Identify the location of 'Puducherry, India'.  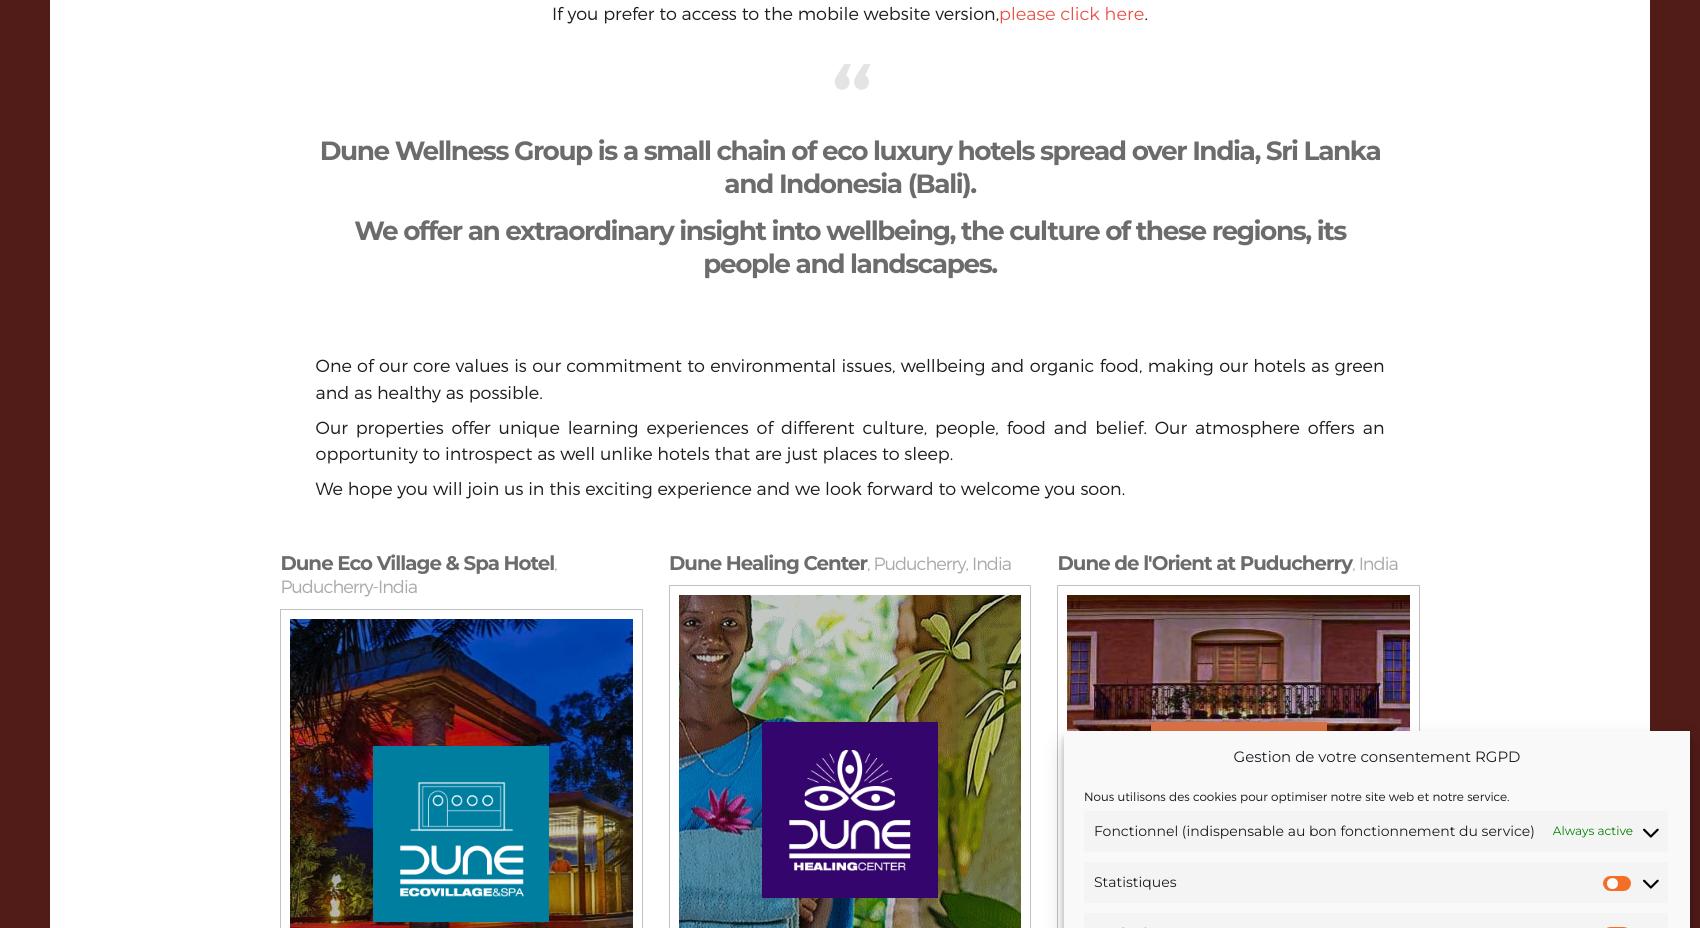
(941, 563).